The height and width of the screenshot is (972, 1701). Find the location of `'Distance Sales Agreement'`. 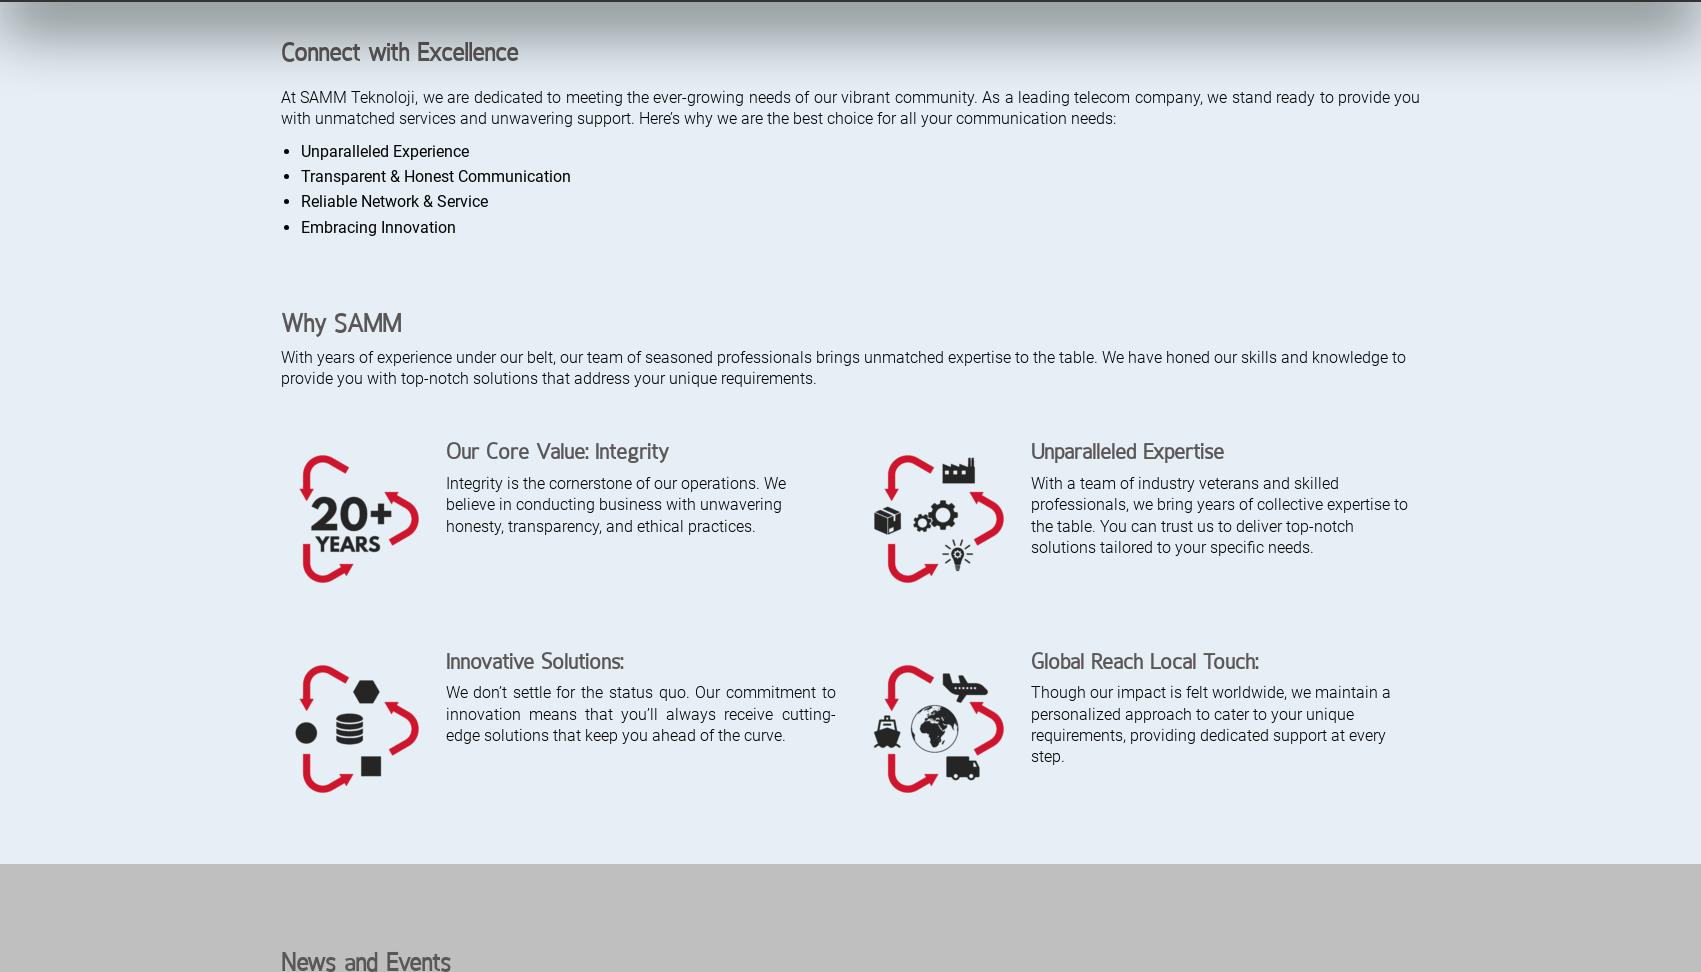

'Distance Sales Agreement' is located at coordinates (1035, 839).